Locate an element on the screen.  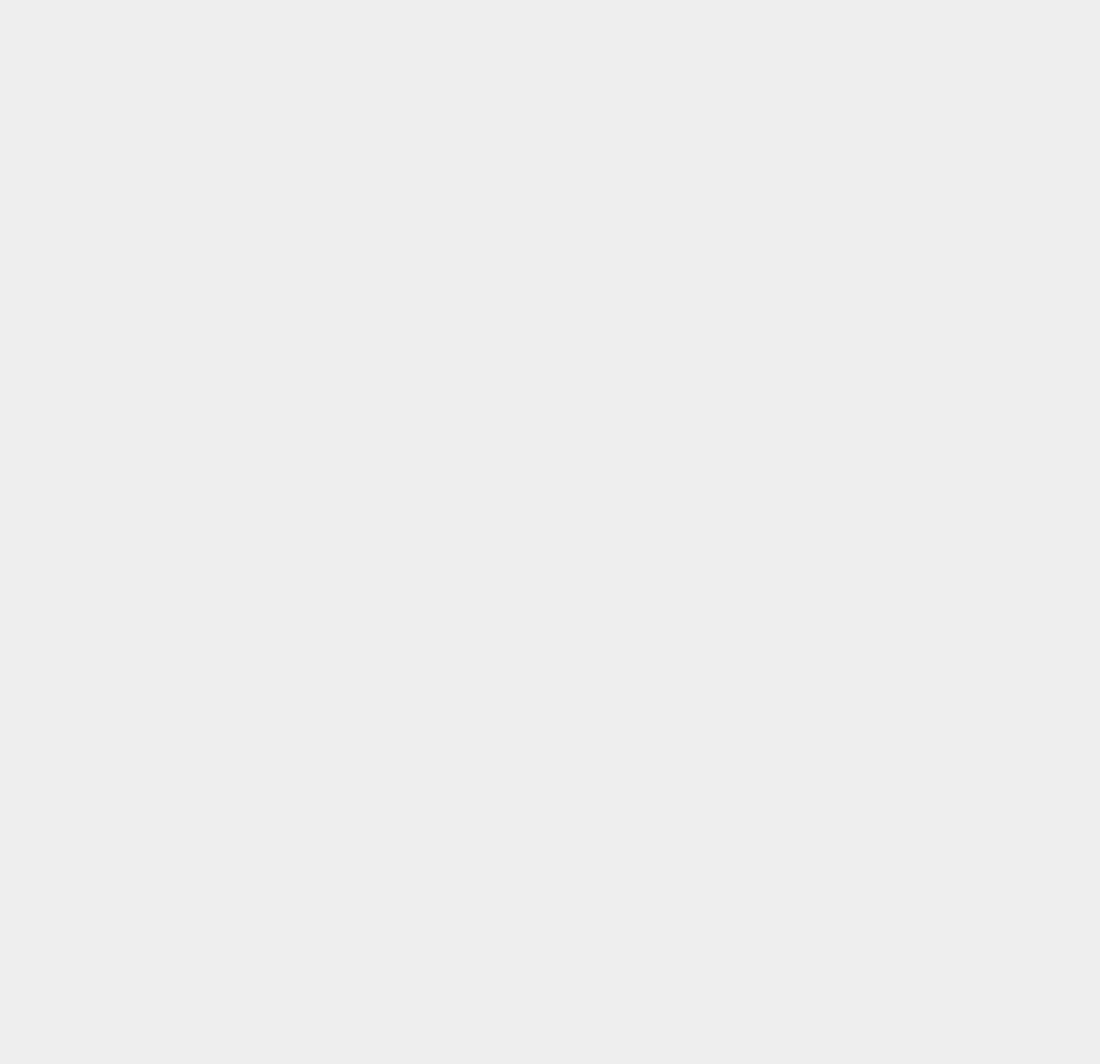
'Verizon' is located at coordinates (801, 299).